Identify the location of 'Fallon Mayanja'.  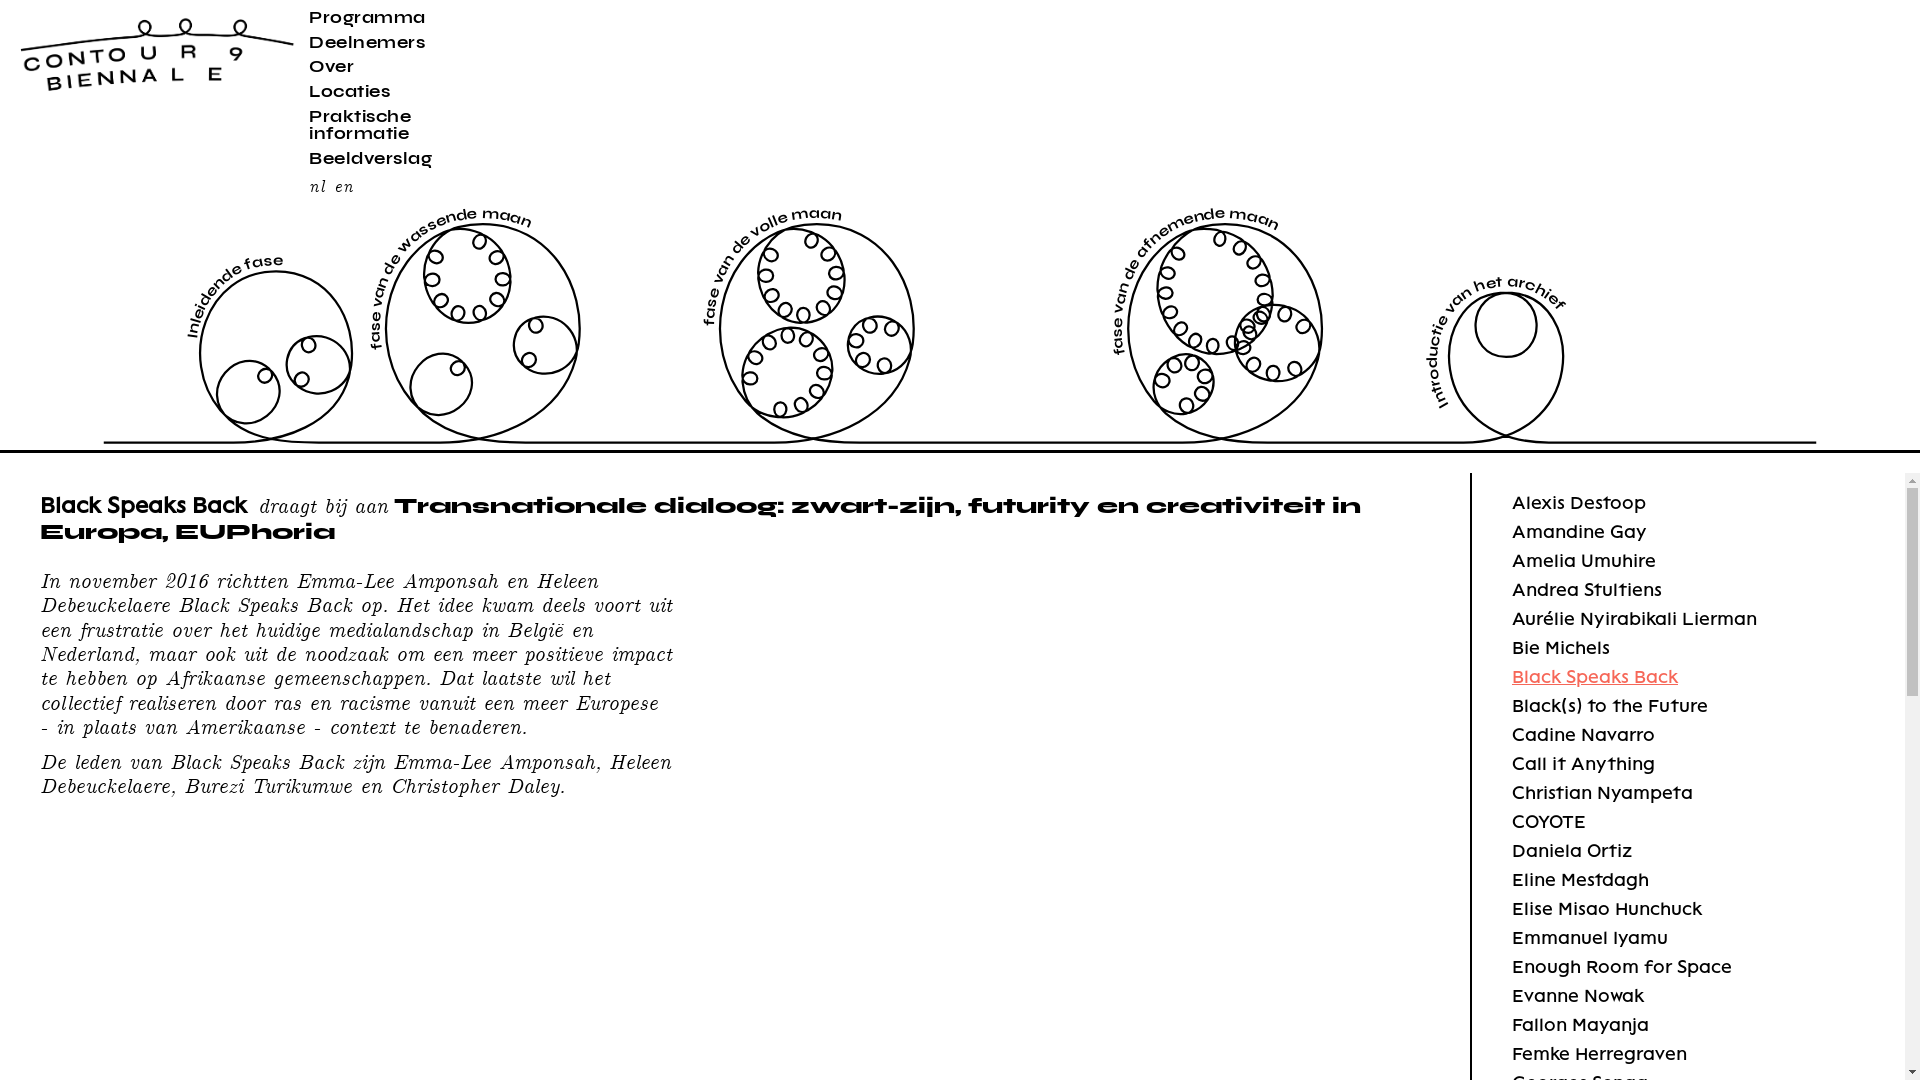
(1579, 1024).